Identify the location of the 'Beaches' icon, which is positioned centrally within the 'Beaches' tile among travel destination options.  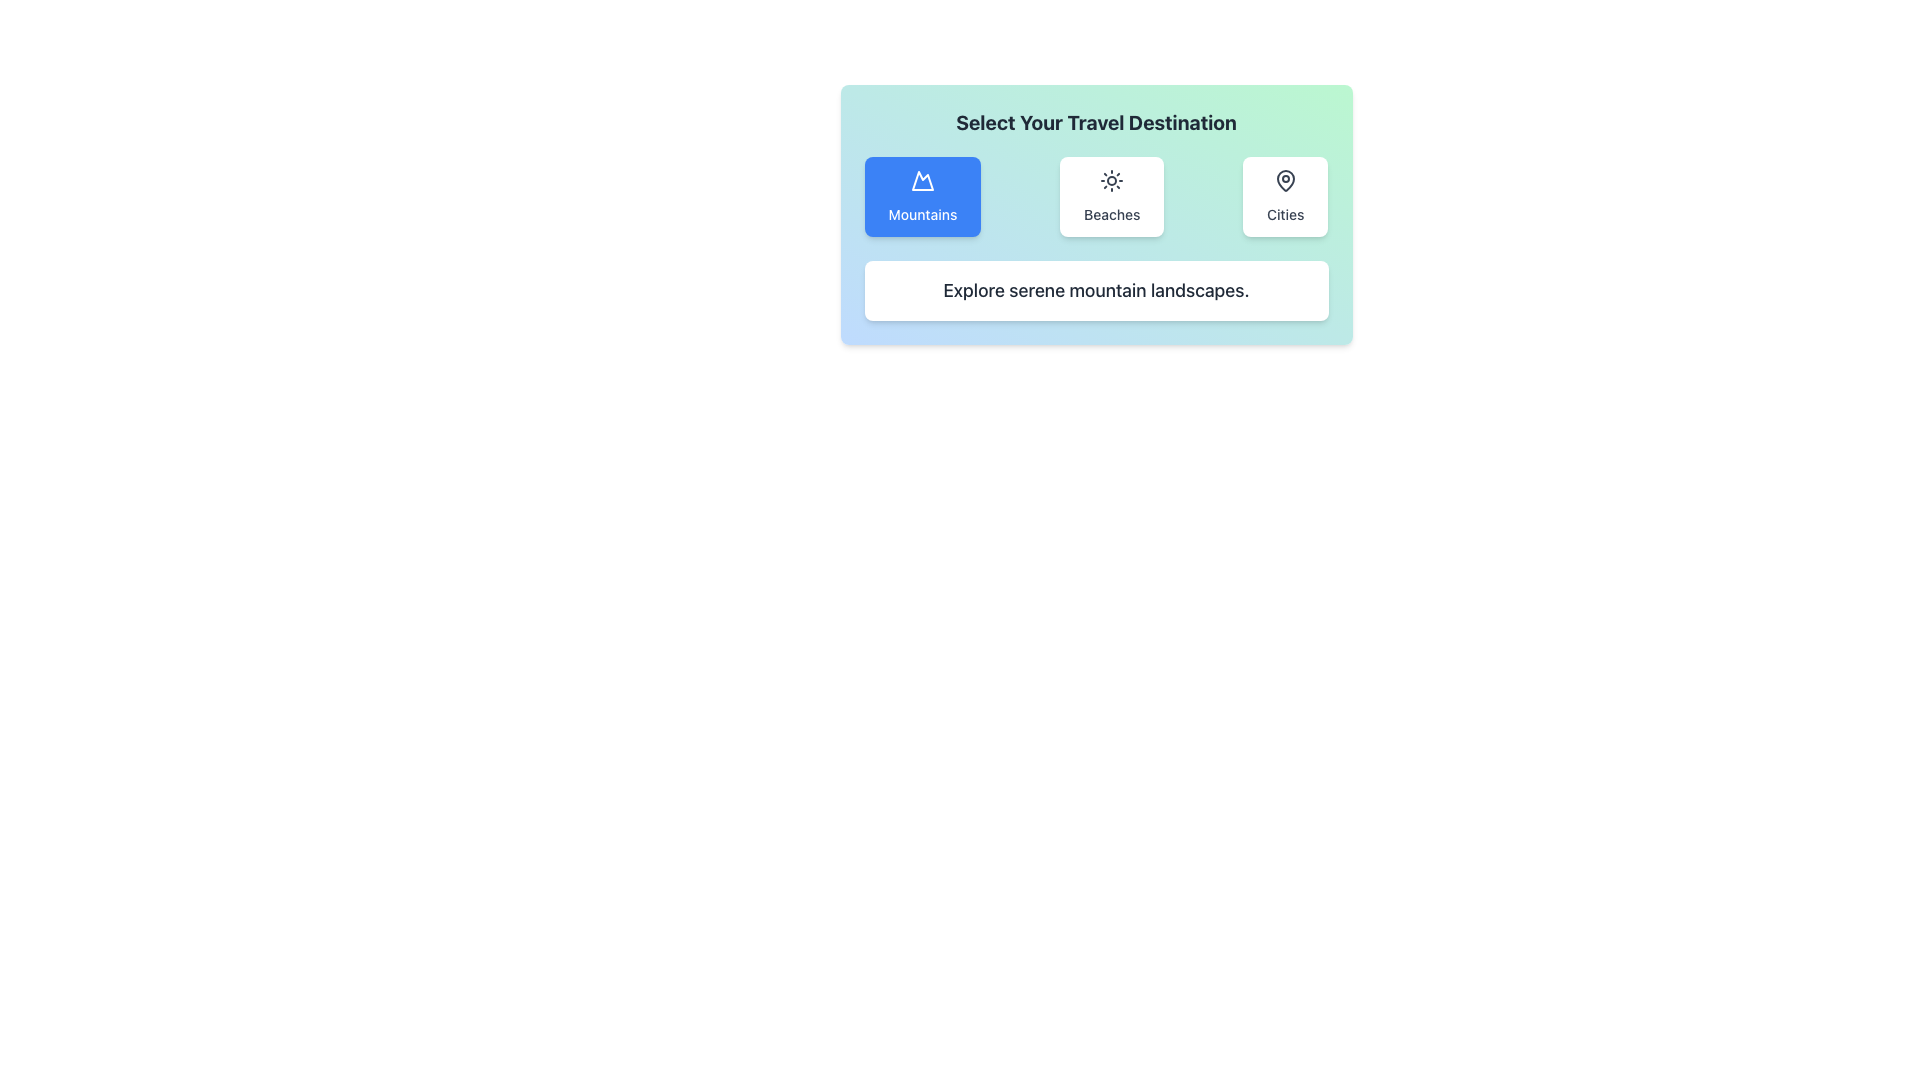
(1111, 181).